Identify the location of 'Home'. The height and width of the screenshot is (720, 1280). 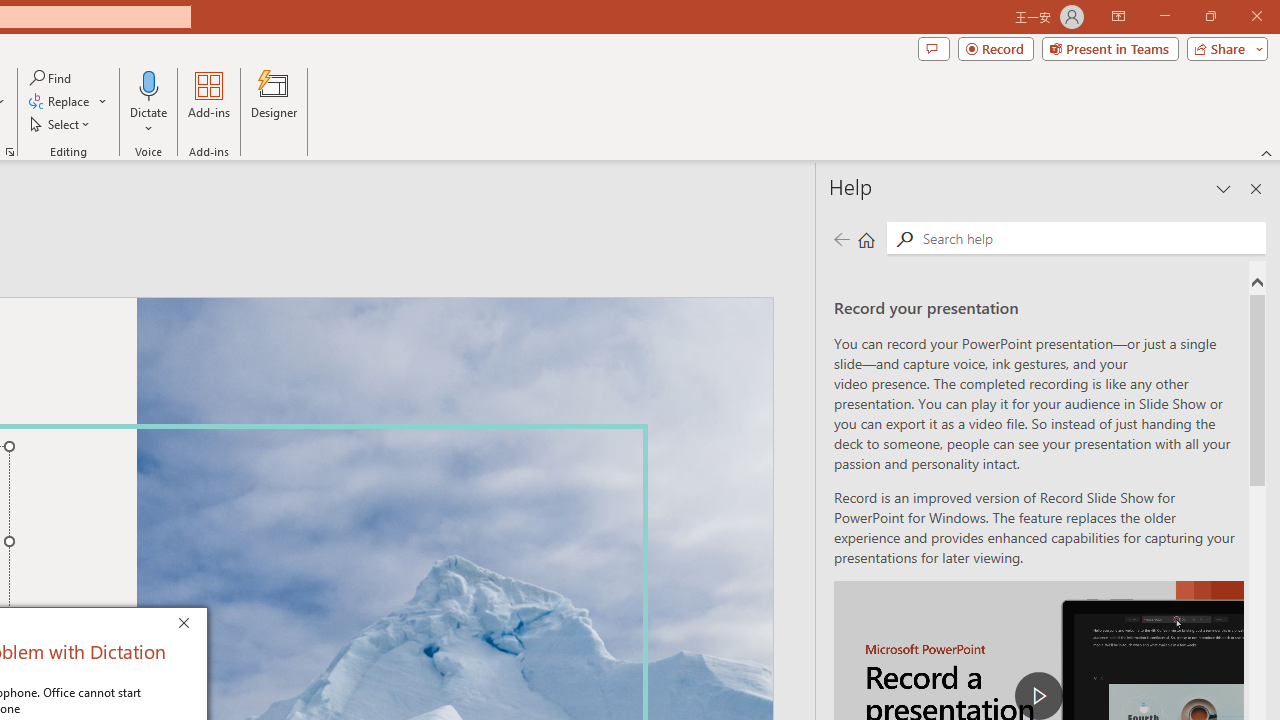
(866, 238).